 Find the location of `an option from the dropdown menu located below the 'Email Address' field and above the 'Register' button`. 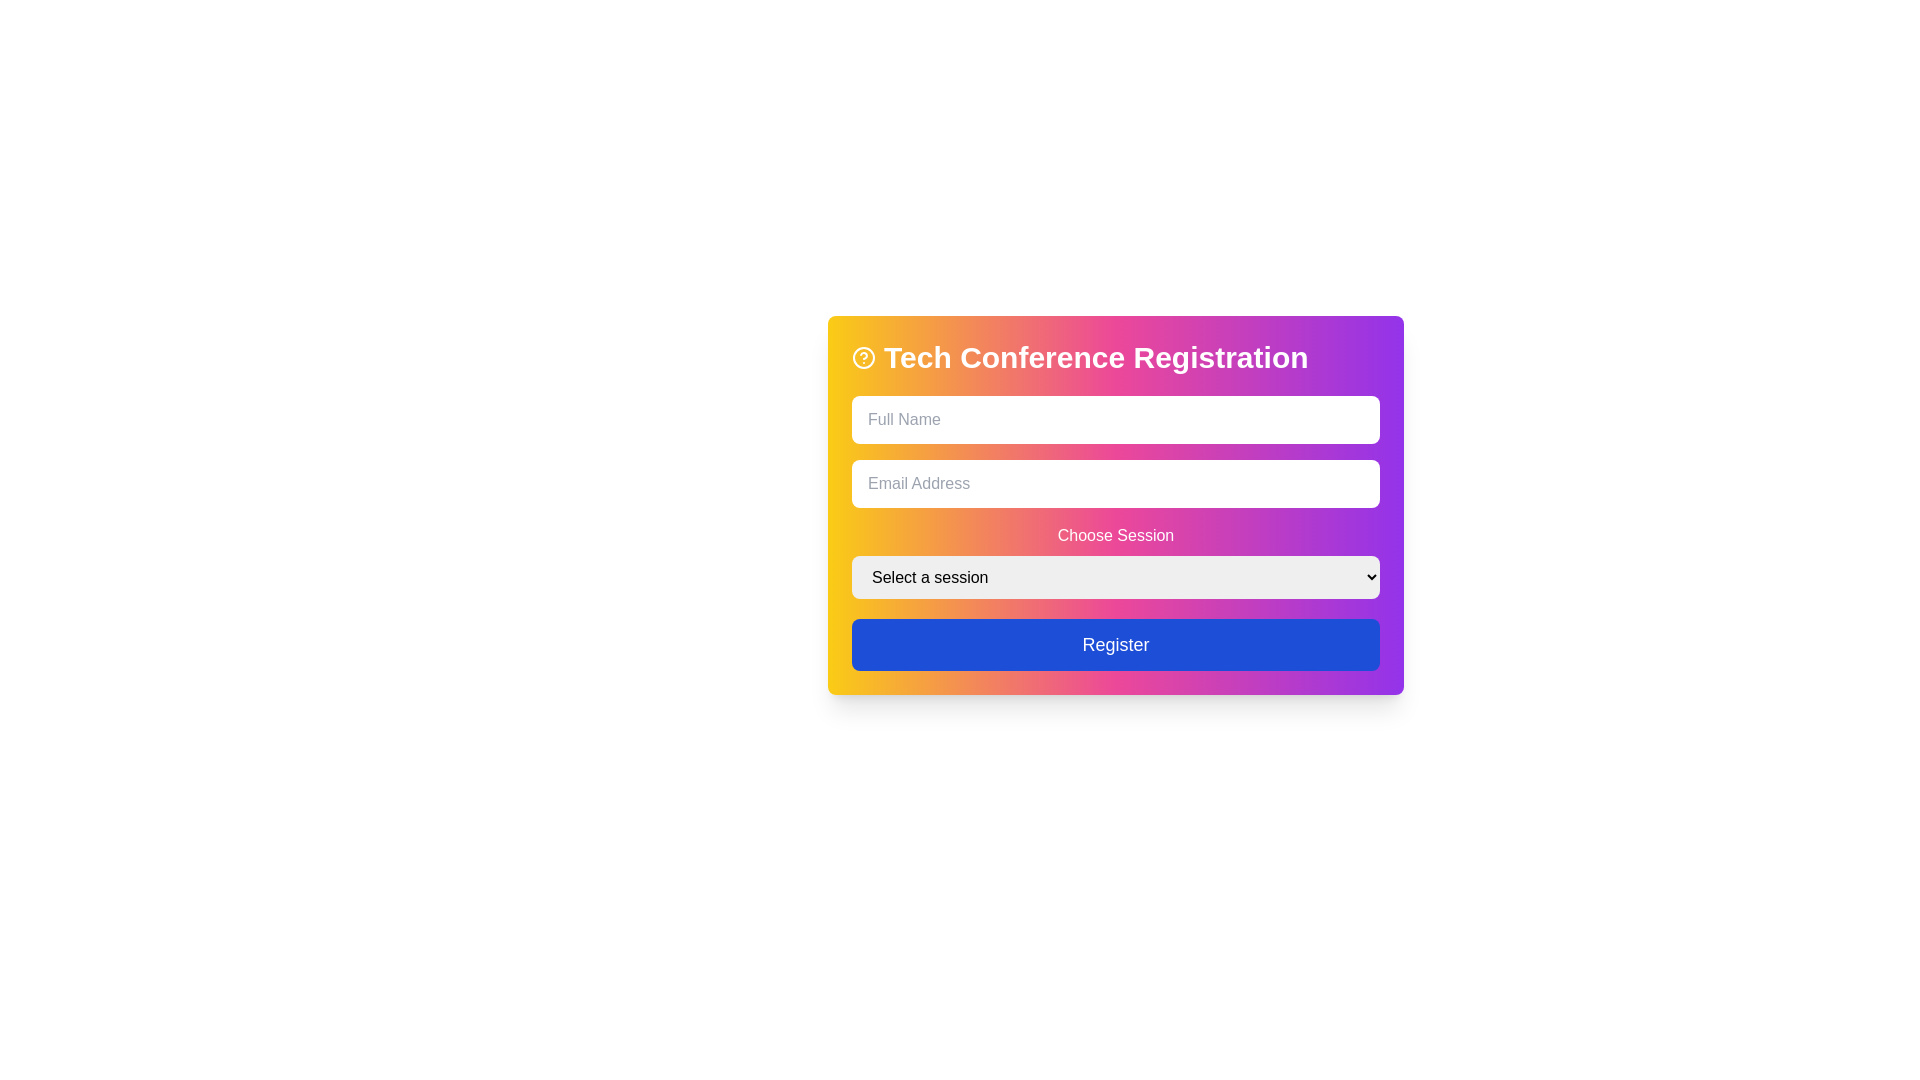

an option from the dropdown menu located below the 'Email Address' field and above the 'Register' button is located at coordinates (1115, 560).